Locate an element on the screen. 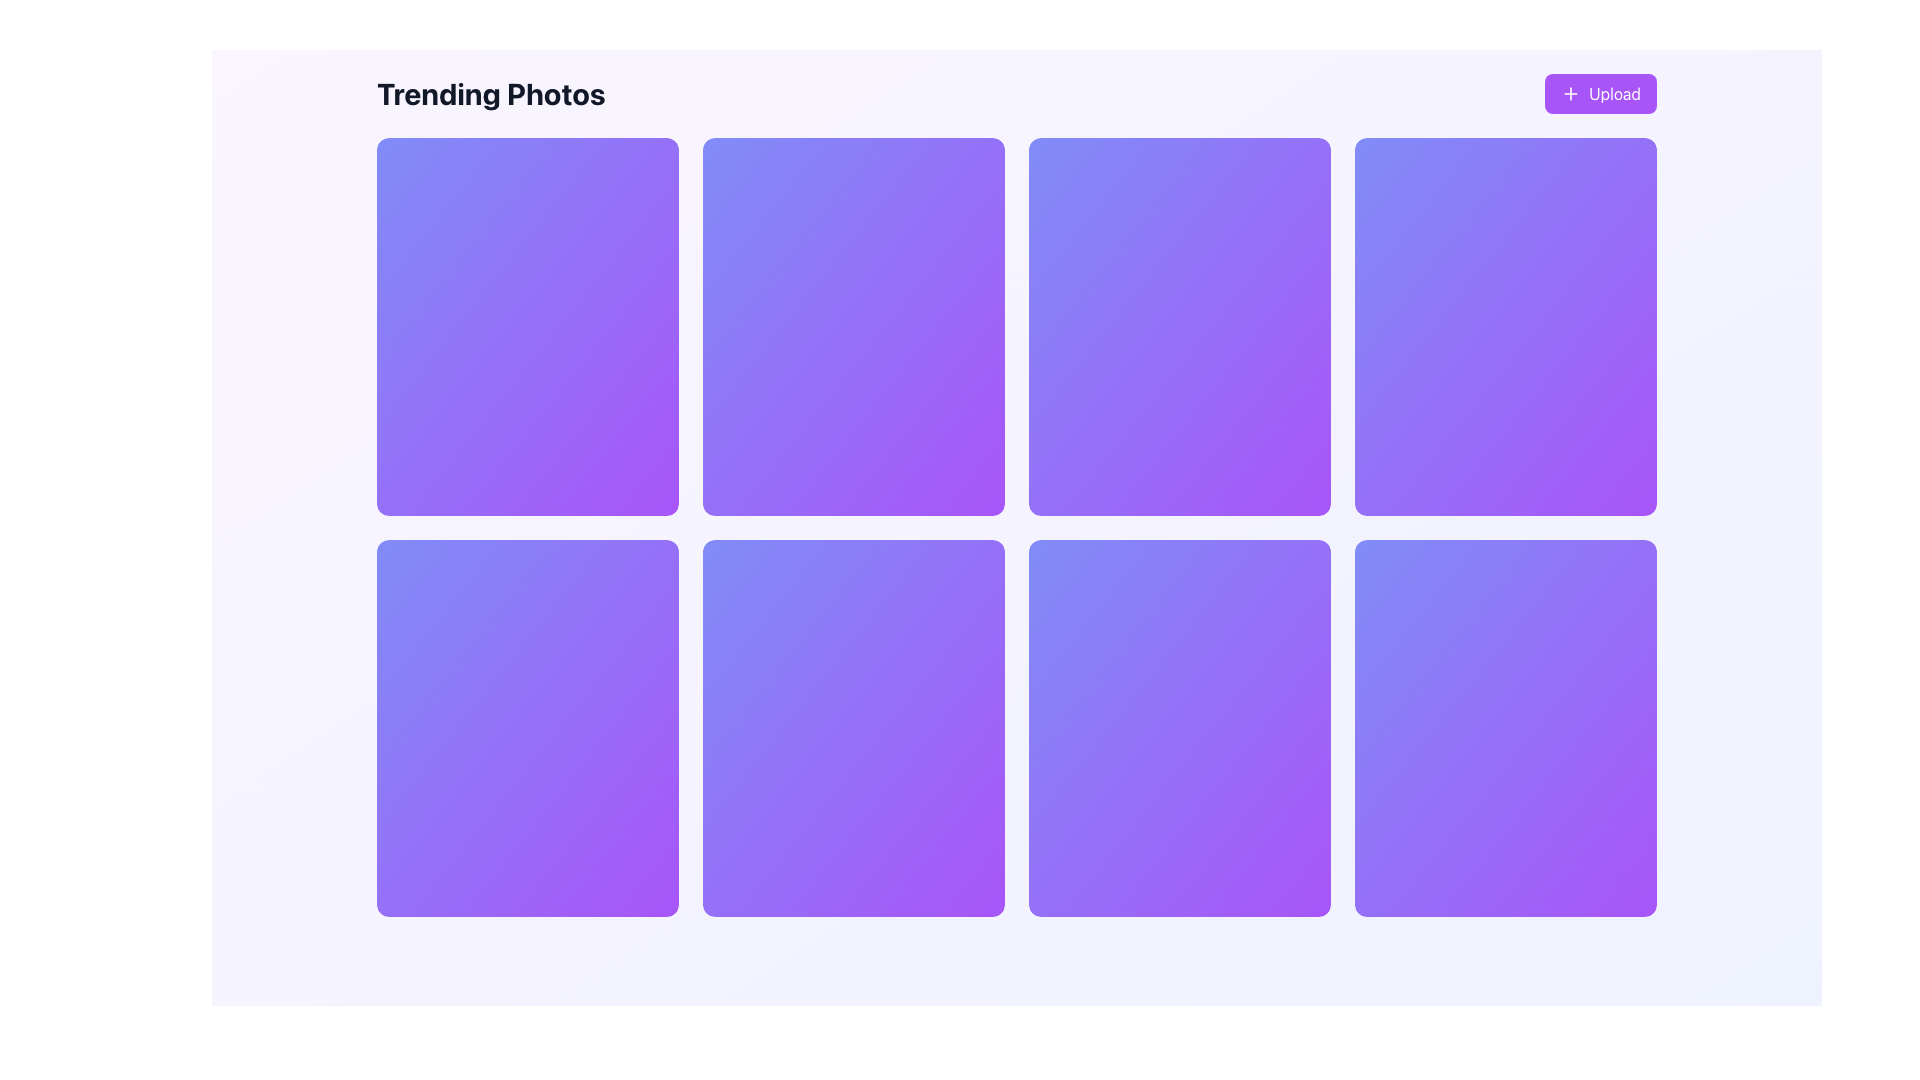 The width and height of the screenshot is (1920, 1080). the circular graphical element that is styled in SVG format, located in the bottom-right cell of the grid layout is located at coordinates (1625, 571).